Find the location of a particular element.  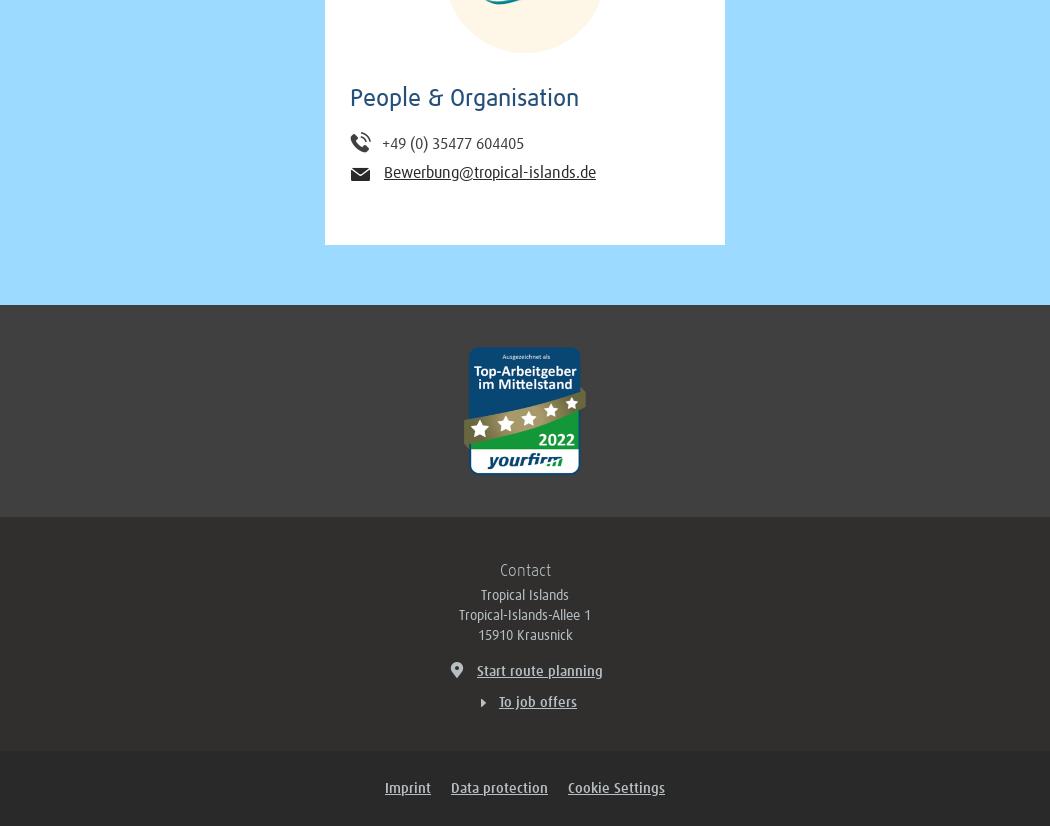

'Bewerbung@tropical-islands.de' is located at coordinates (489, 171).